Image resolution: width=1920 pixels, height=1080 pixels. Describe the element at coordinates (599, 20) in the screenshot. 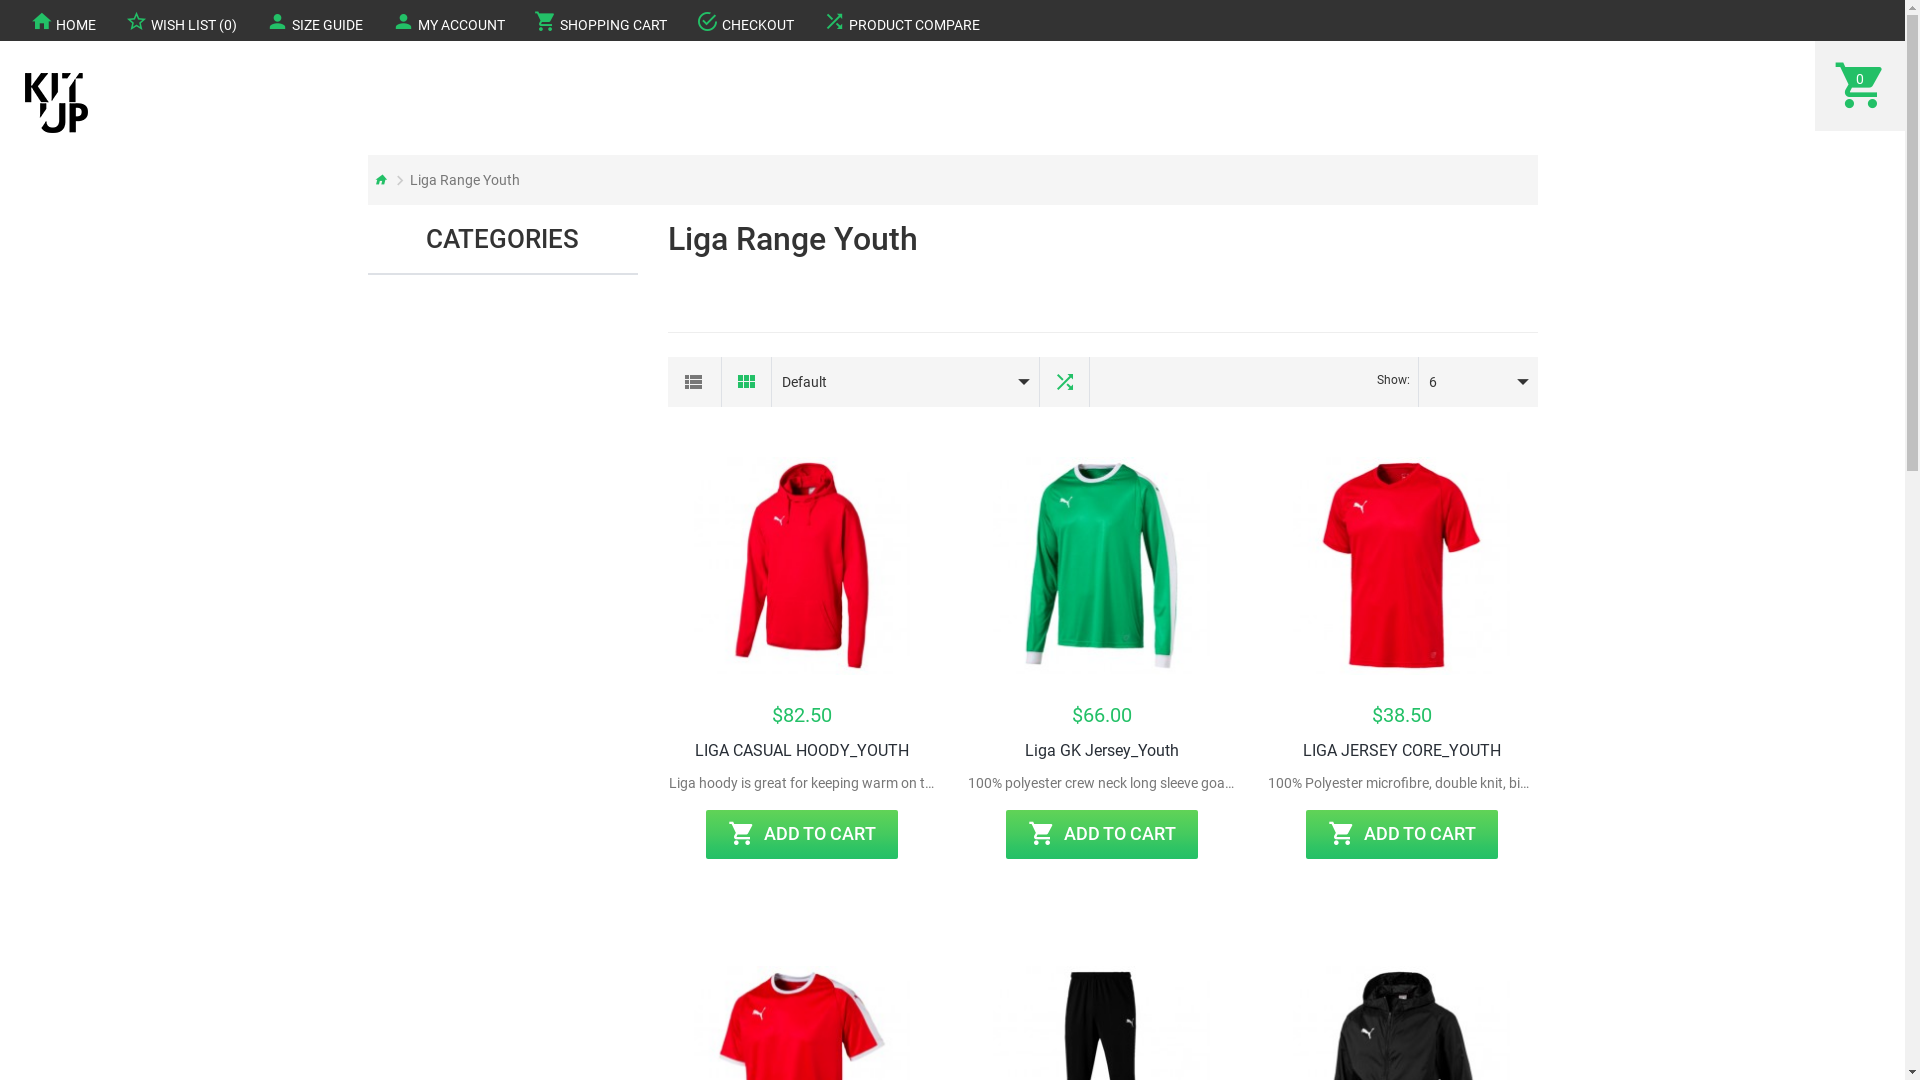

I see `'SHOPPING CART'` at that location.